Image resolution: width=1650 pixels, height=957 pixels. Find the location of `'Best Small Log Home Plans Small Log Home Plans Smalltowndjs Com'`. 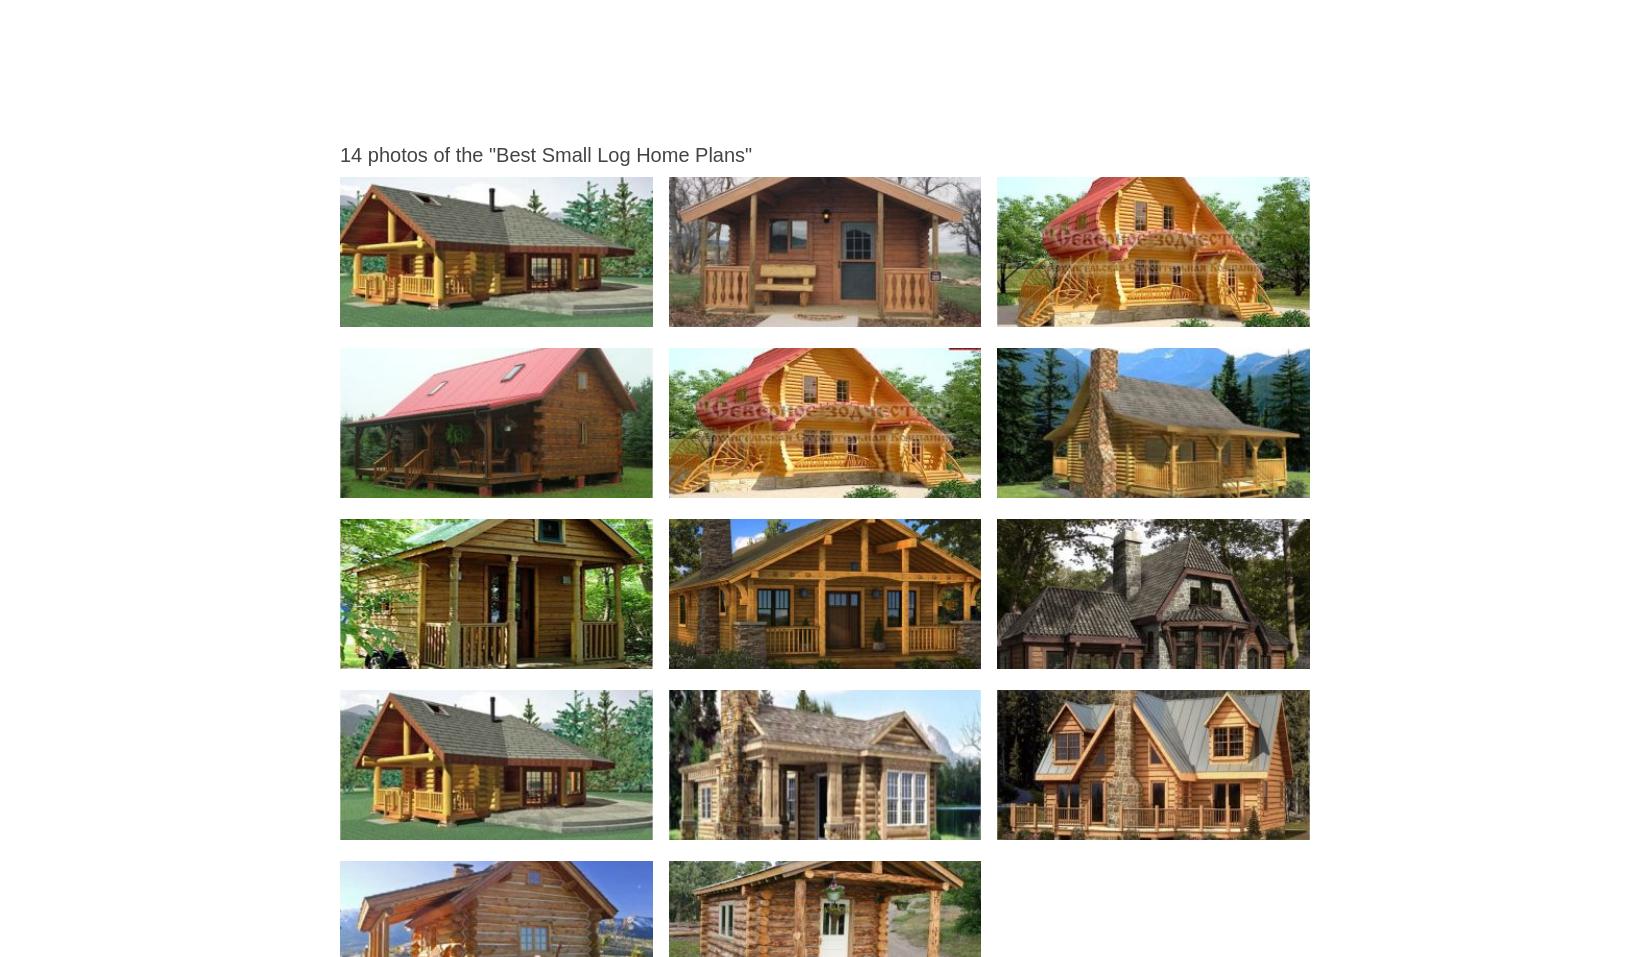

'Best Small Log Home Plans Small Log Home Plans Smalltowndjs Com' is located at coordinates (861, 650).